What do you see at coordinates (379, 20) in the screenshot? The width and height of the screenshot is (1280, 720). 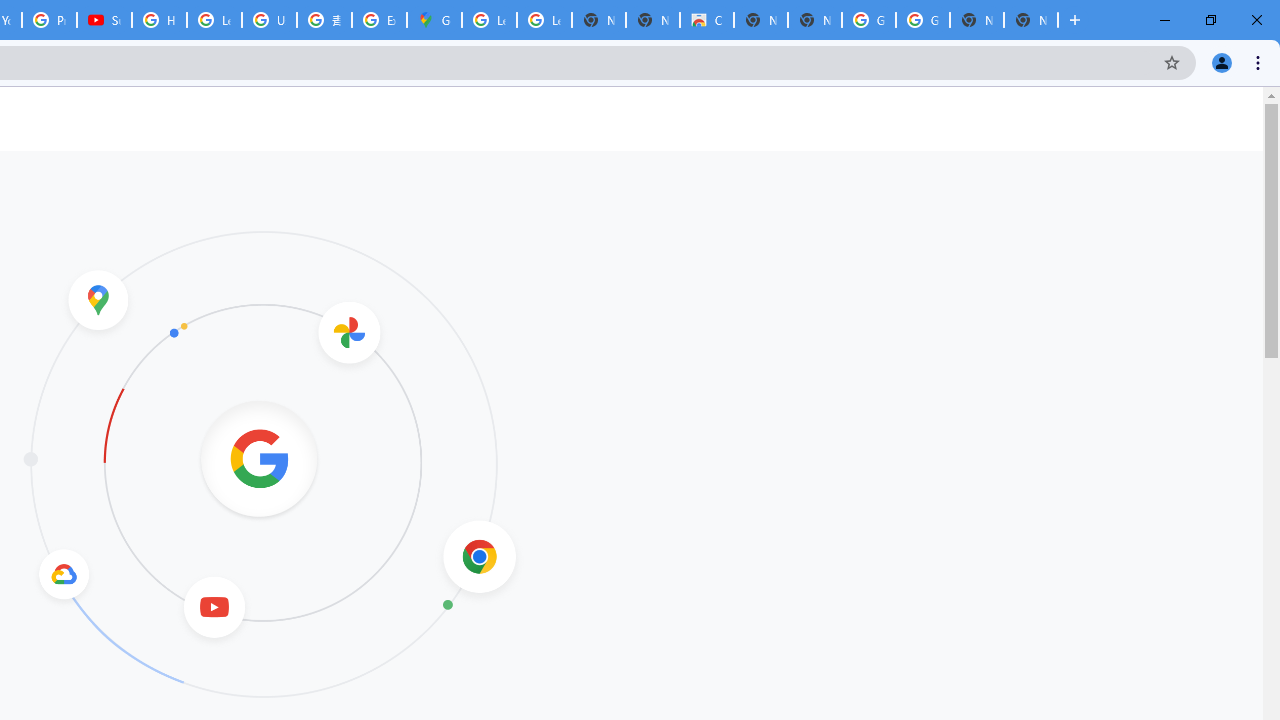 I see `'Explore new street-level details - Google Maps Help'` at bounding box center [379, 20].